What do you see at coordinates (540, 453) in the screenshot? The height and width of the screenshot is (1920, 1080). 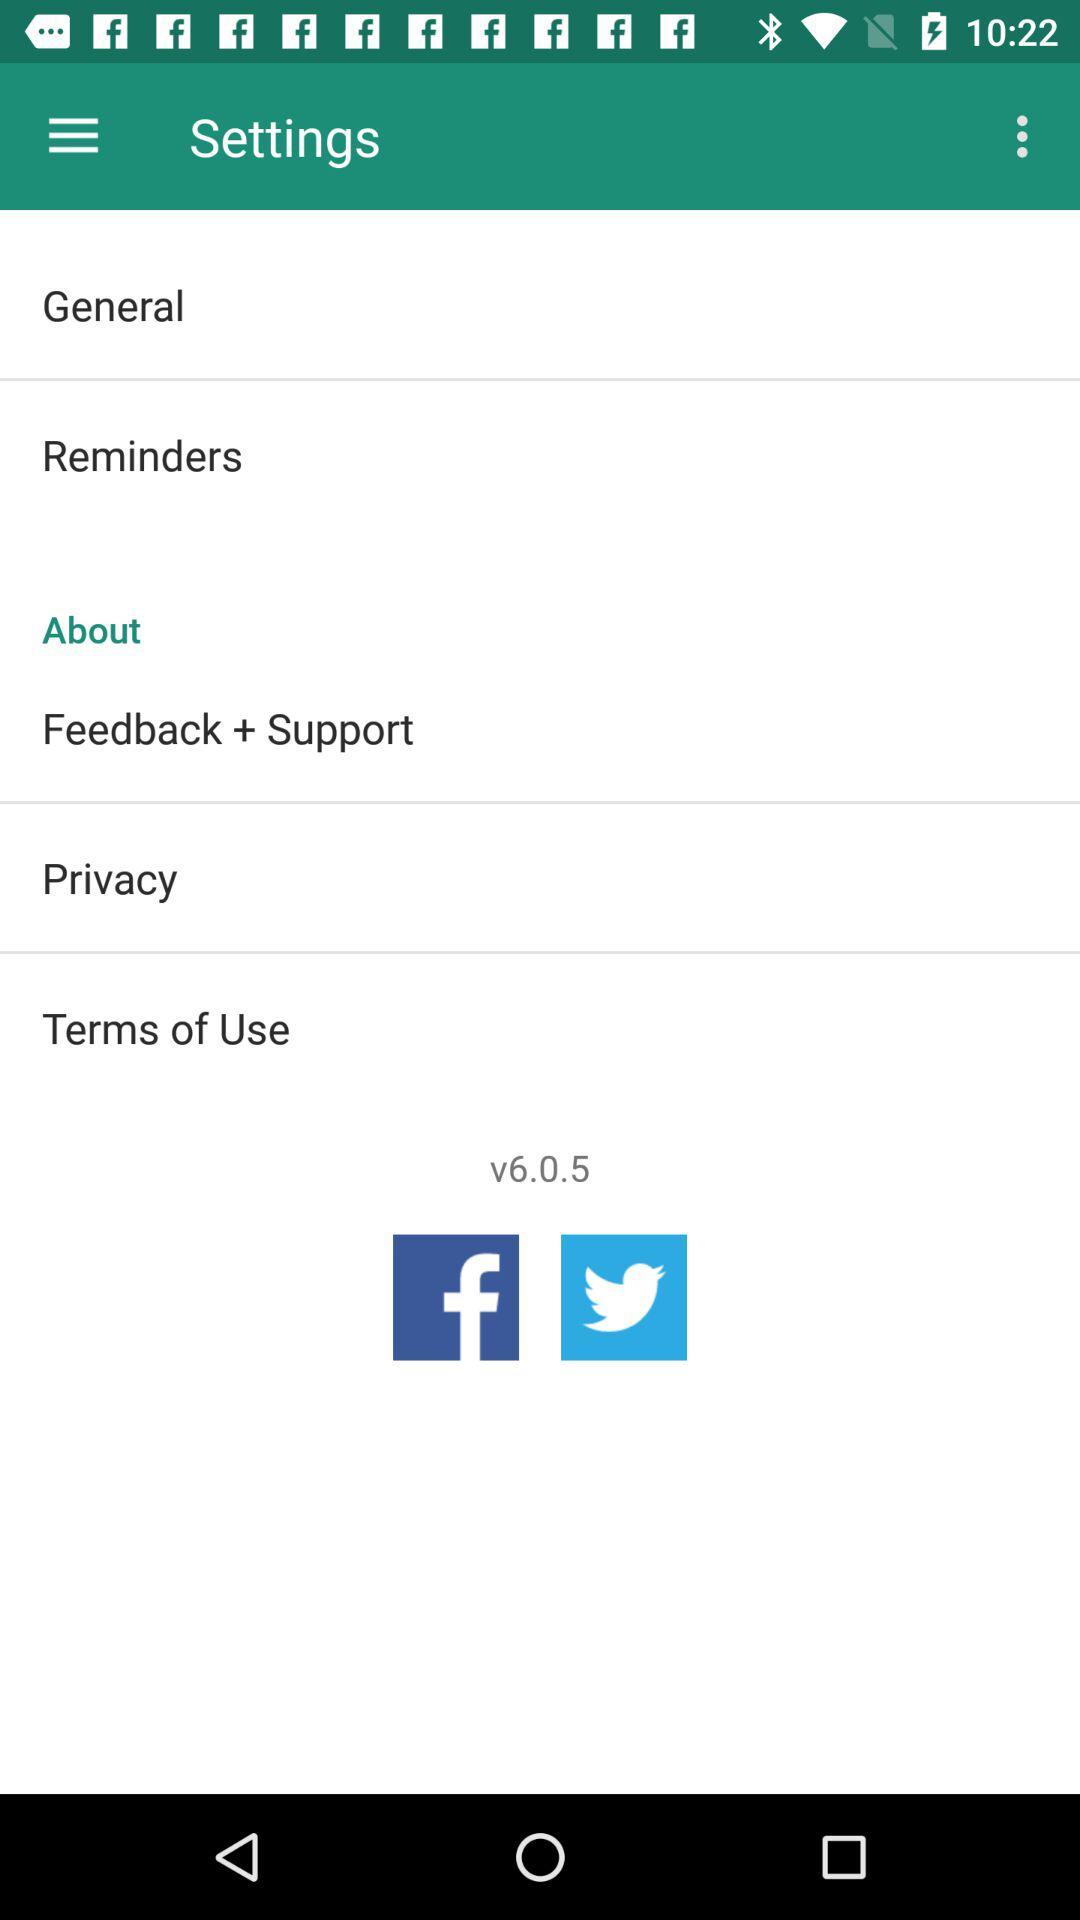 I see `icon above about icon` at bounding box center [540, 453].